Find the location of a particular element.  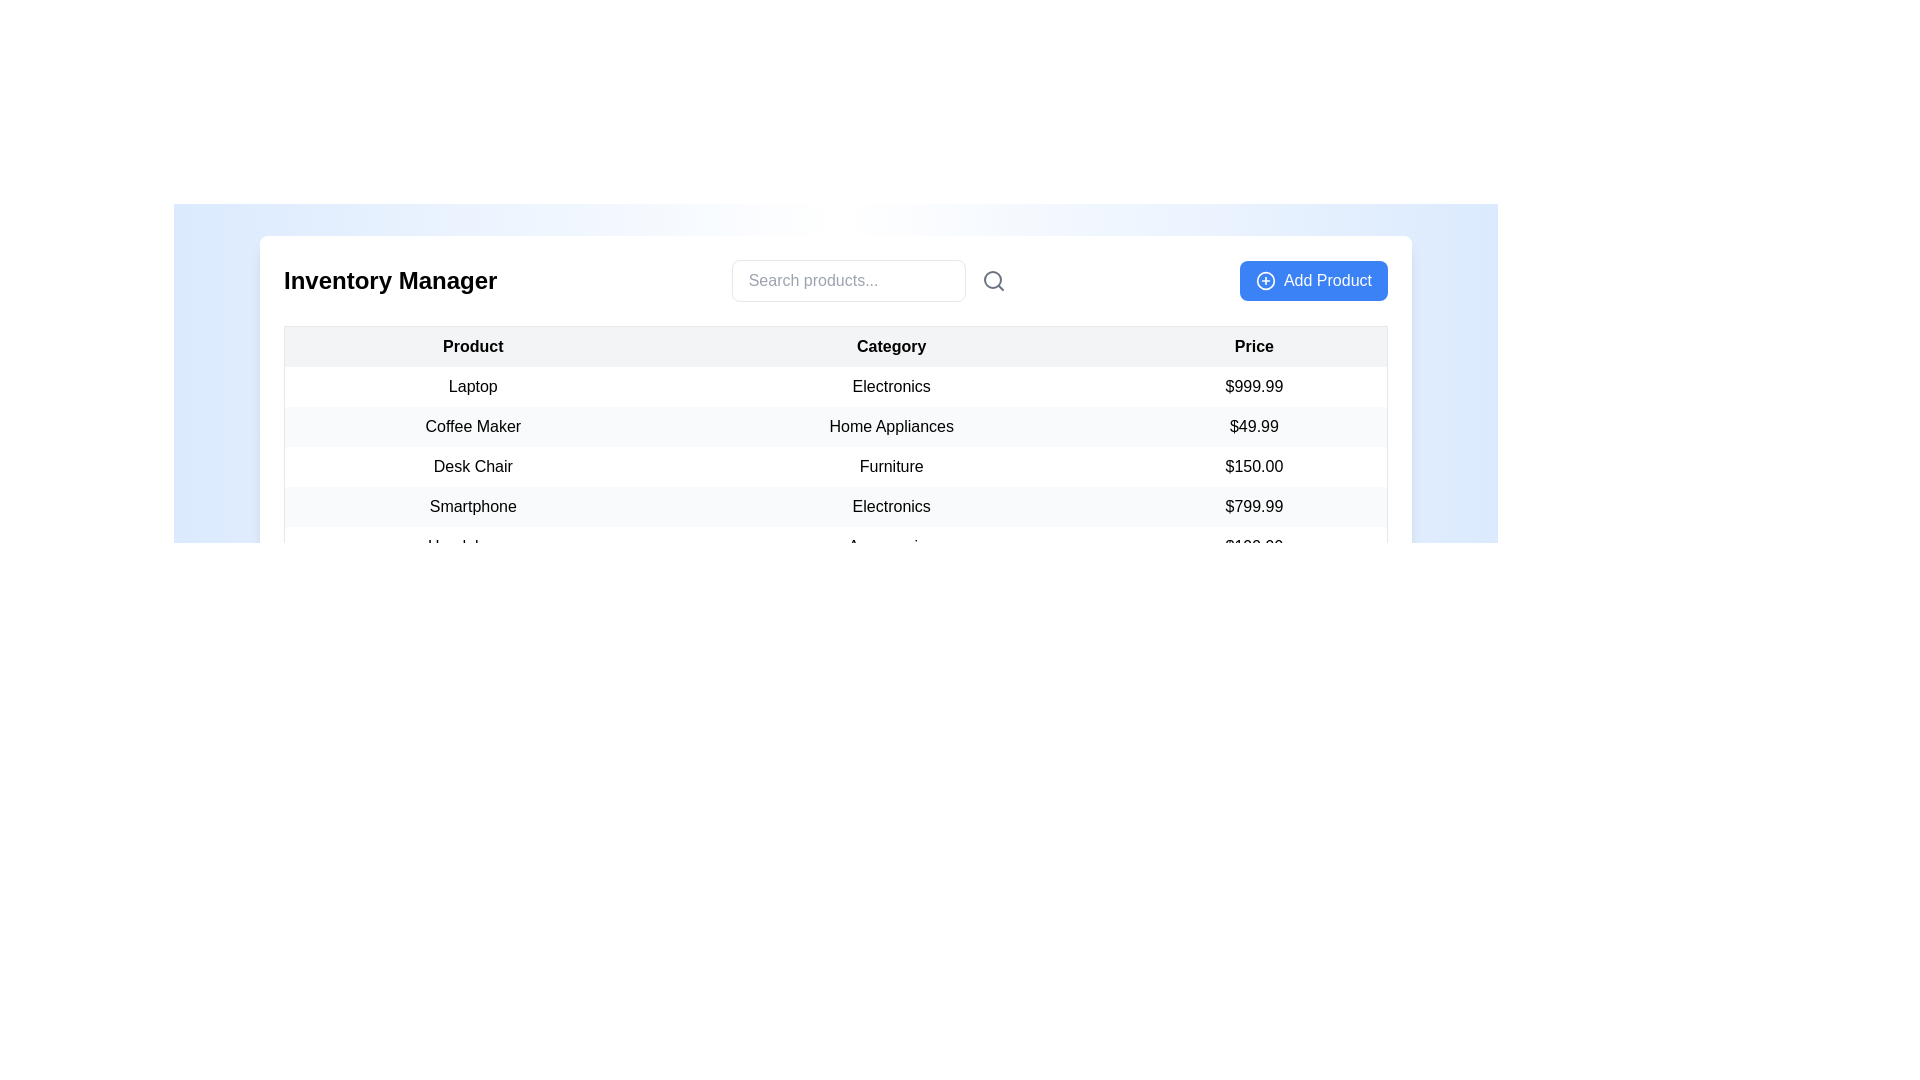

price text from the Label located in the third cell of the row under the 'Price' column, which is beside the 'Category' column containing 'Electronics' and the 'Product' column containing 'Laptop' is located at coordinates (1253, 386).